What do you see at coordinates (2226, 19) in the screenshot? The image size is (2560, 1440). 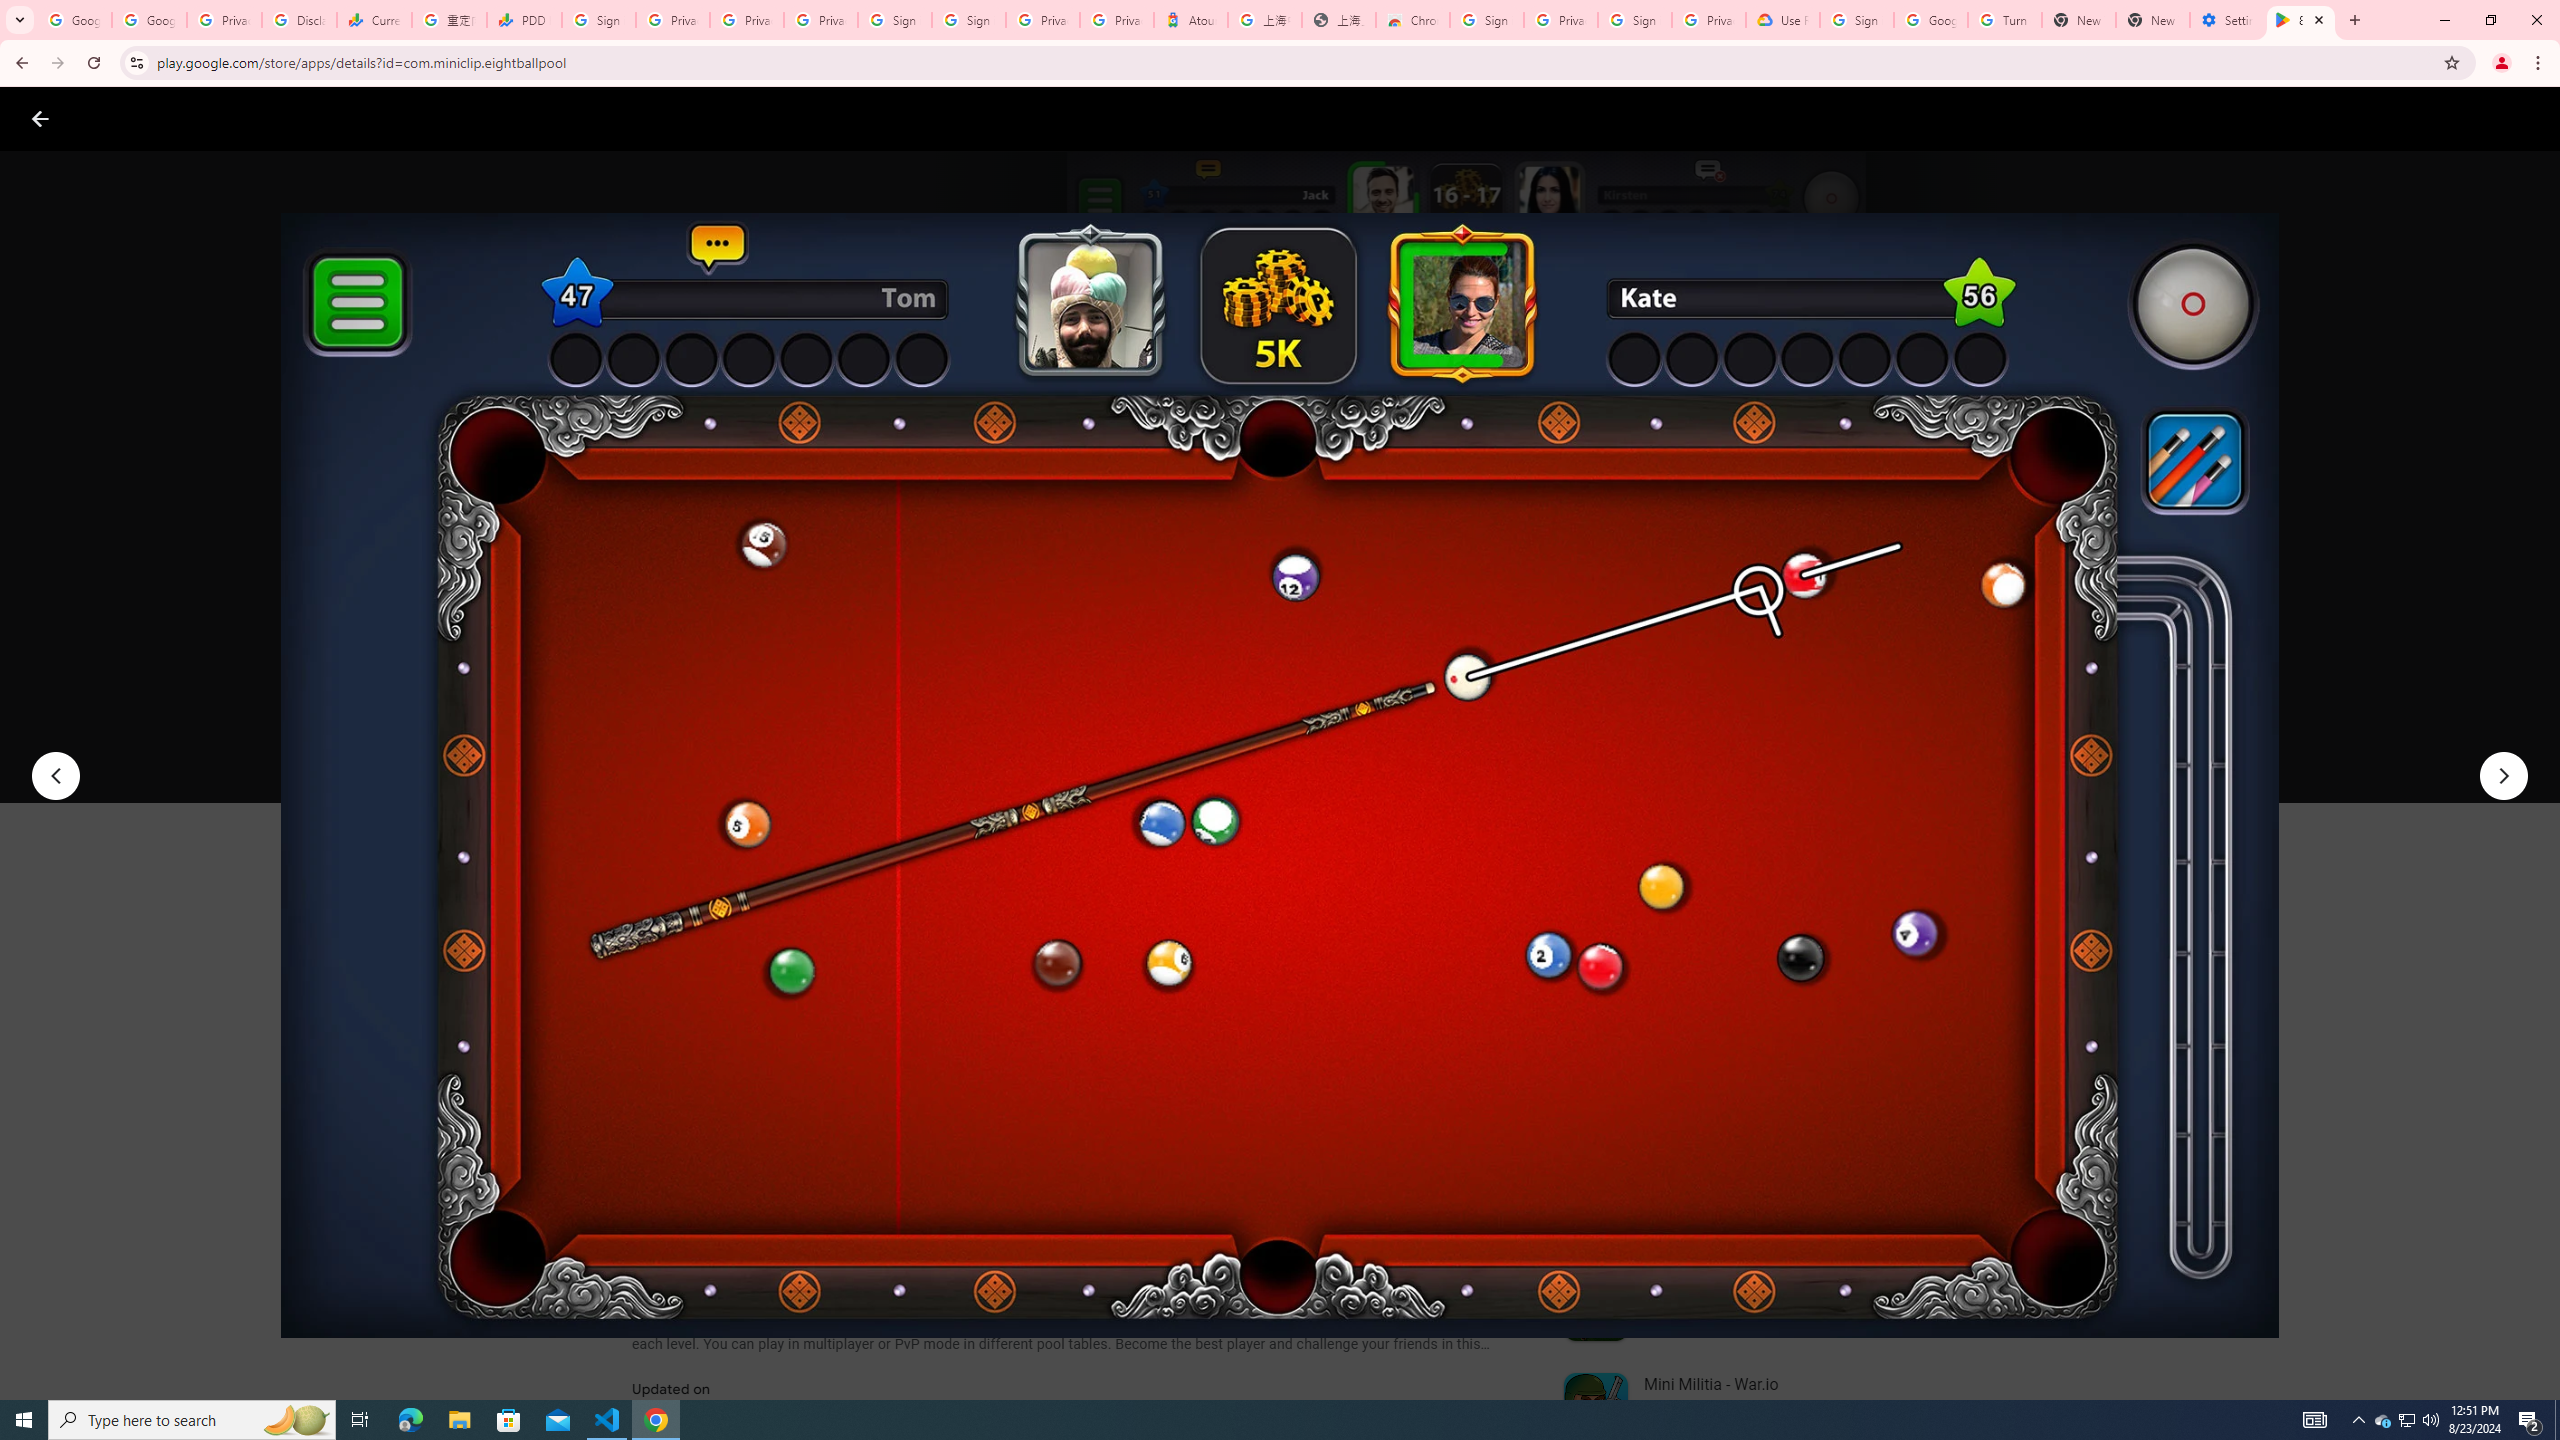 I see `'Settings - System'` at bounding box center [2226, 19].